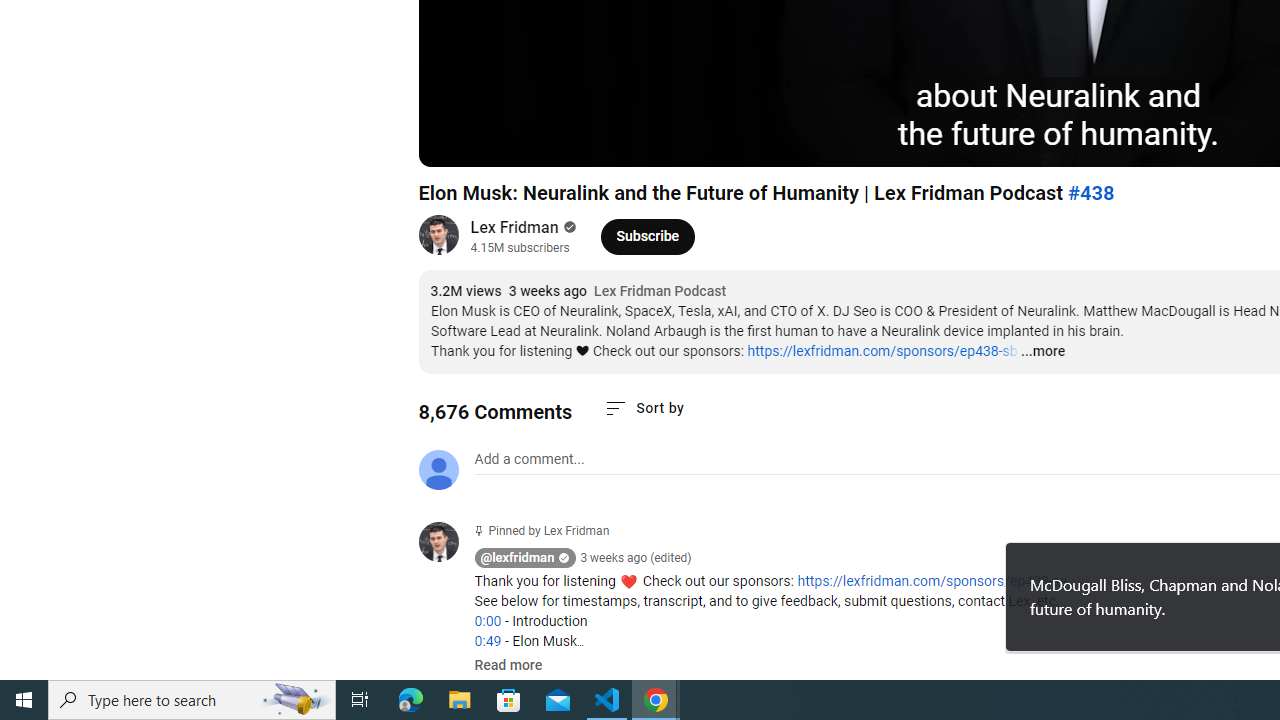  What do you see at coordinates (529, 459) in the screenshot?
I see `'AutomationID: simplebox-placeholder'` at bounding box center [529, 459].